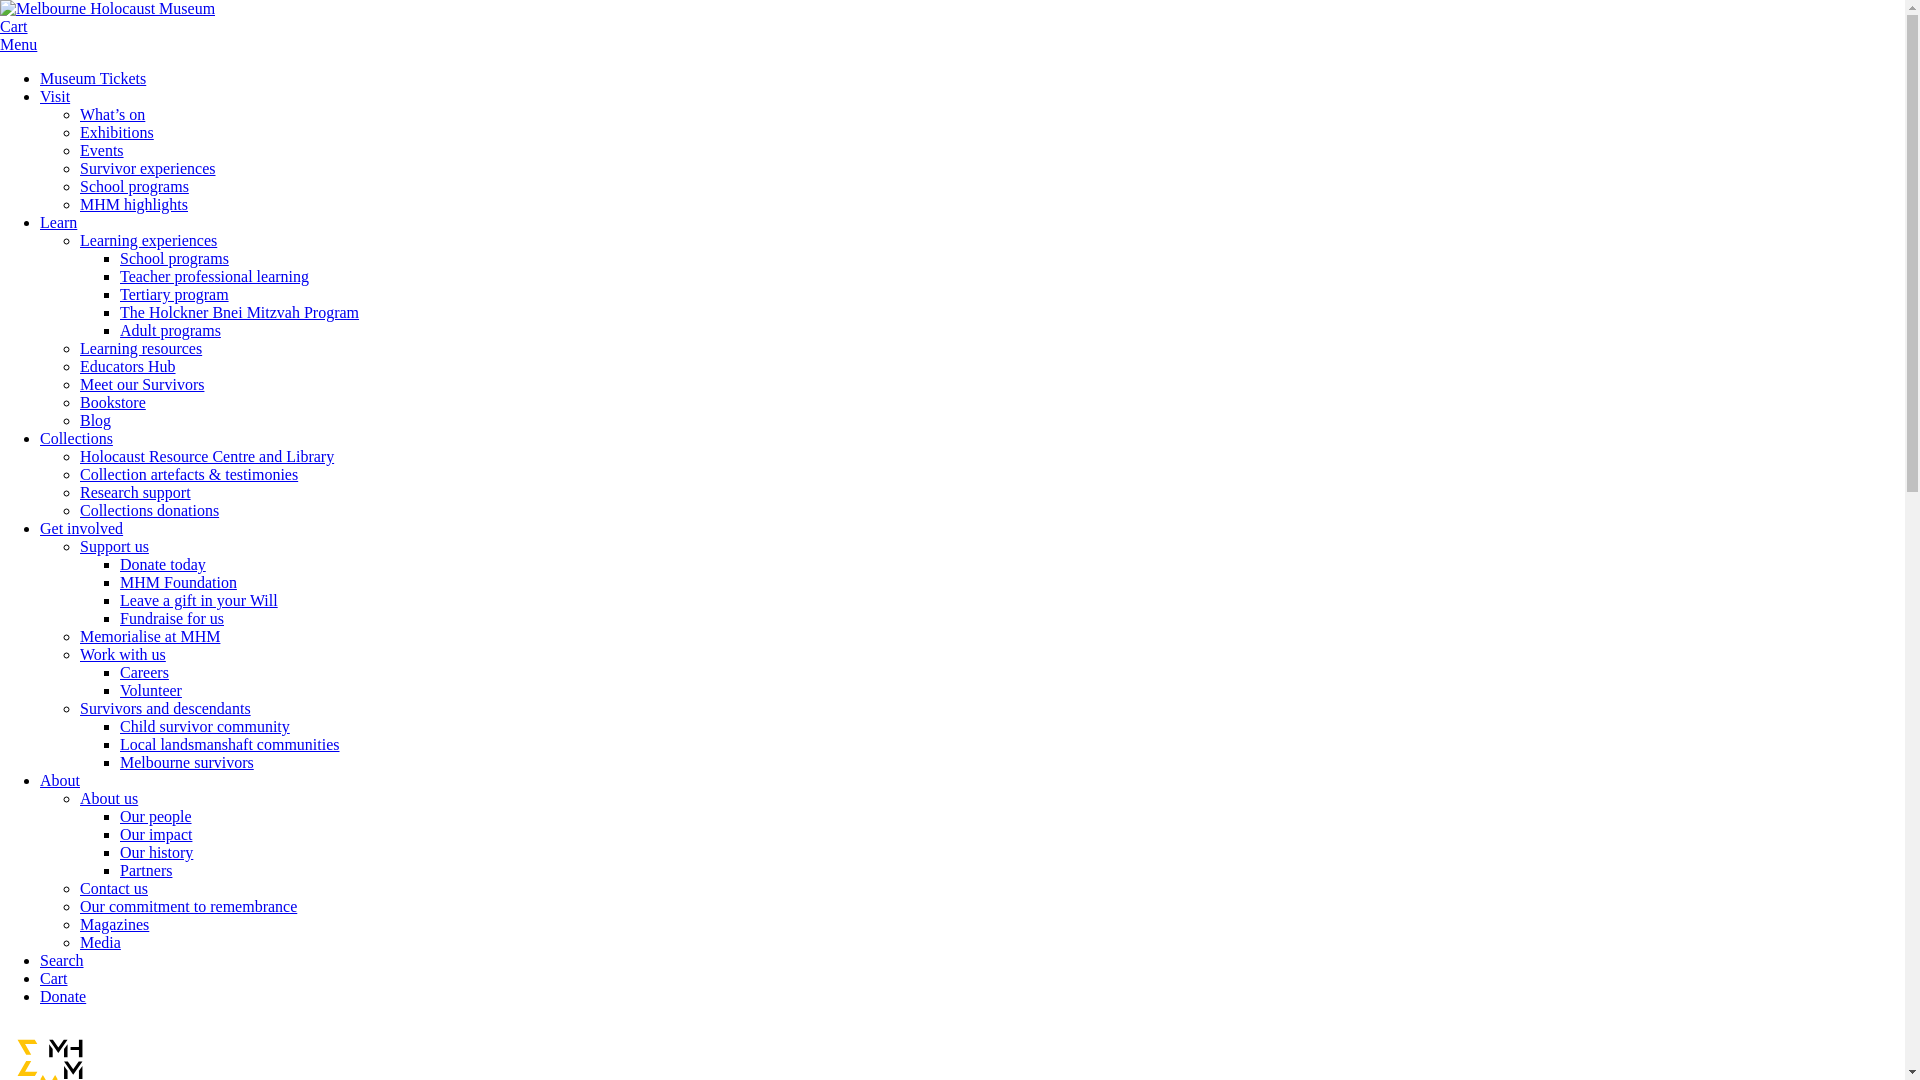 This screenshot has height=1080, width=1920. Describe the element at coordinates (134, 492) in the screenshot. I see `'Research support'` at that location.